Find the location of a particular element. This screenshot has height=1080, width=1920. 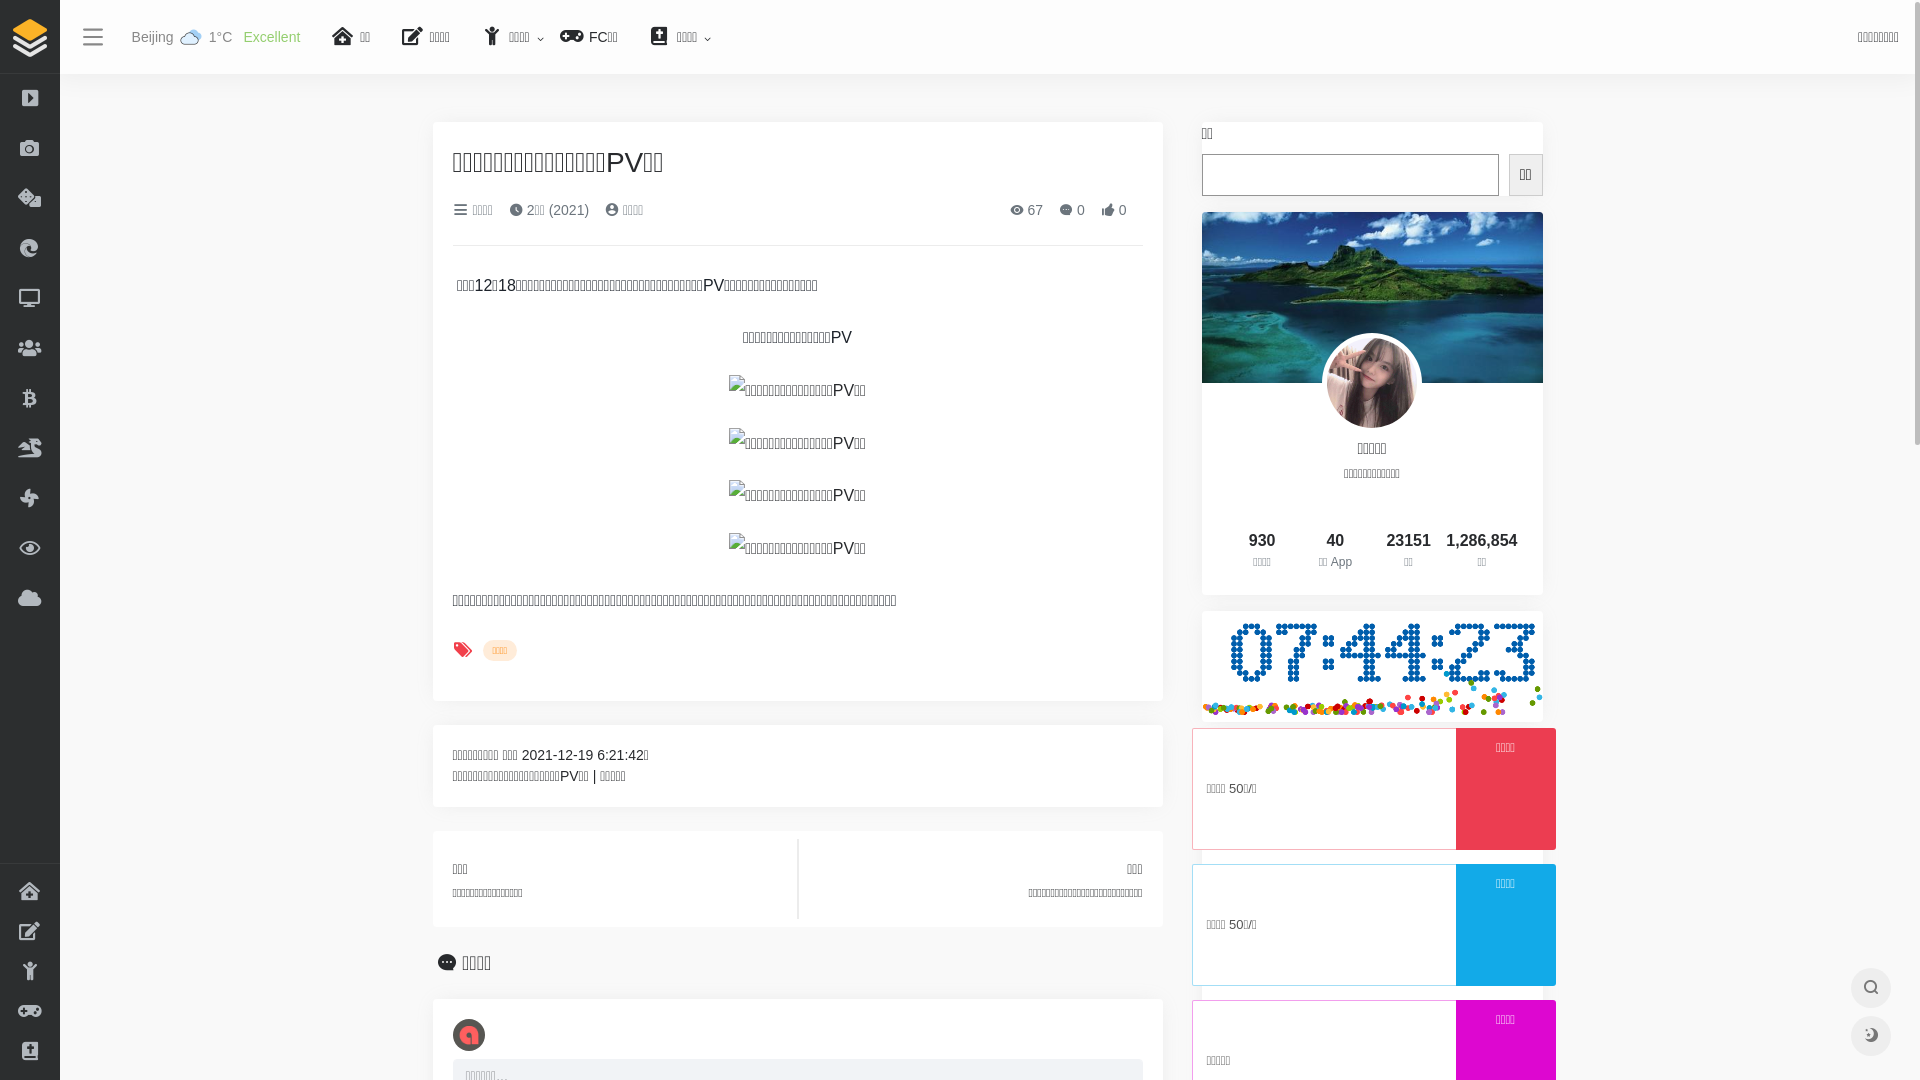

'0' is located at coordinates (1070, 209).